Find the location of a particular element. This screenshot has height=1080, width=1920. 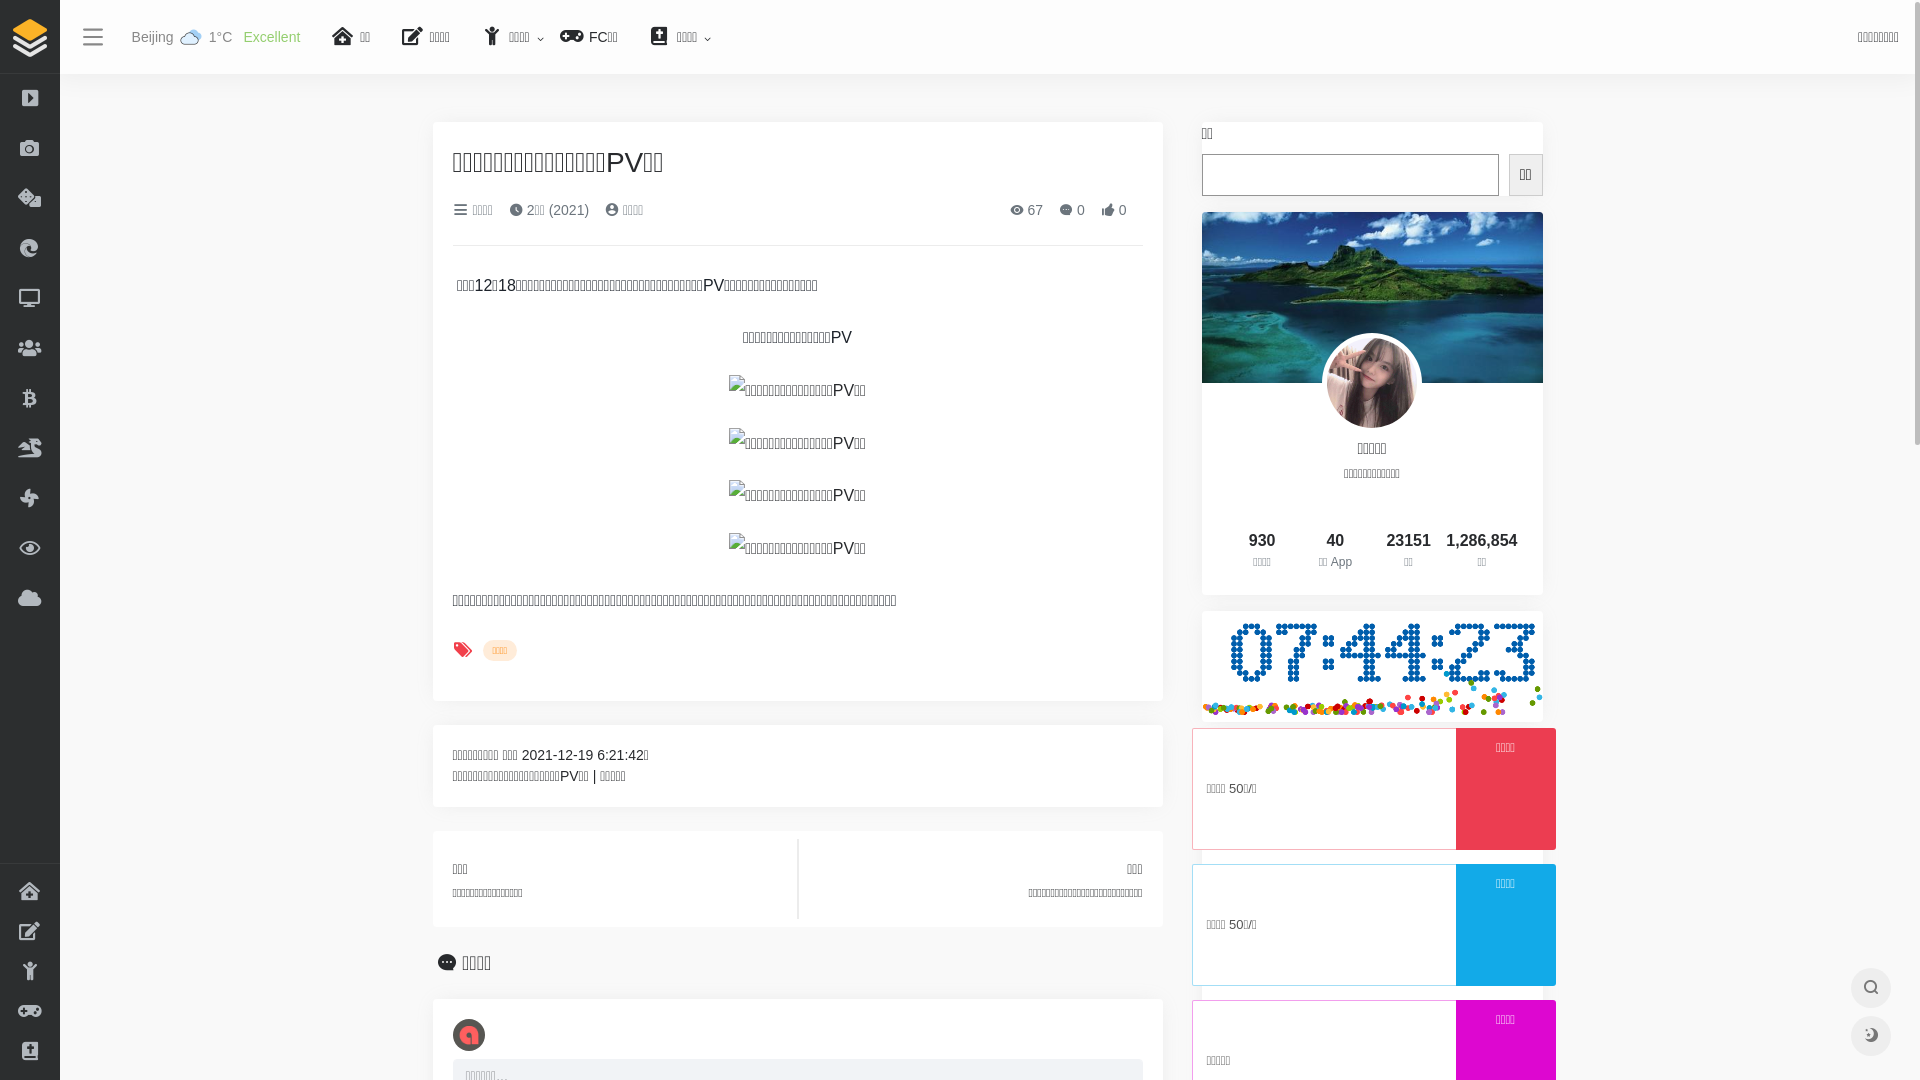

'0' is located at coordinates (1070, 209).